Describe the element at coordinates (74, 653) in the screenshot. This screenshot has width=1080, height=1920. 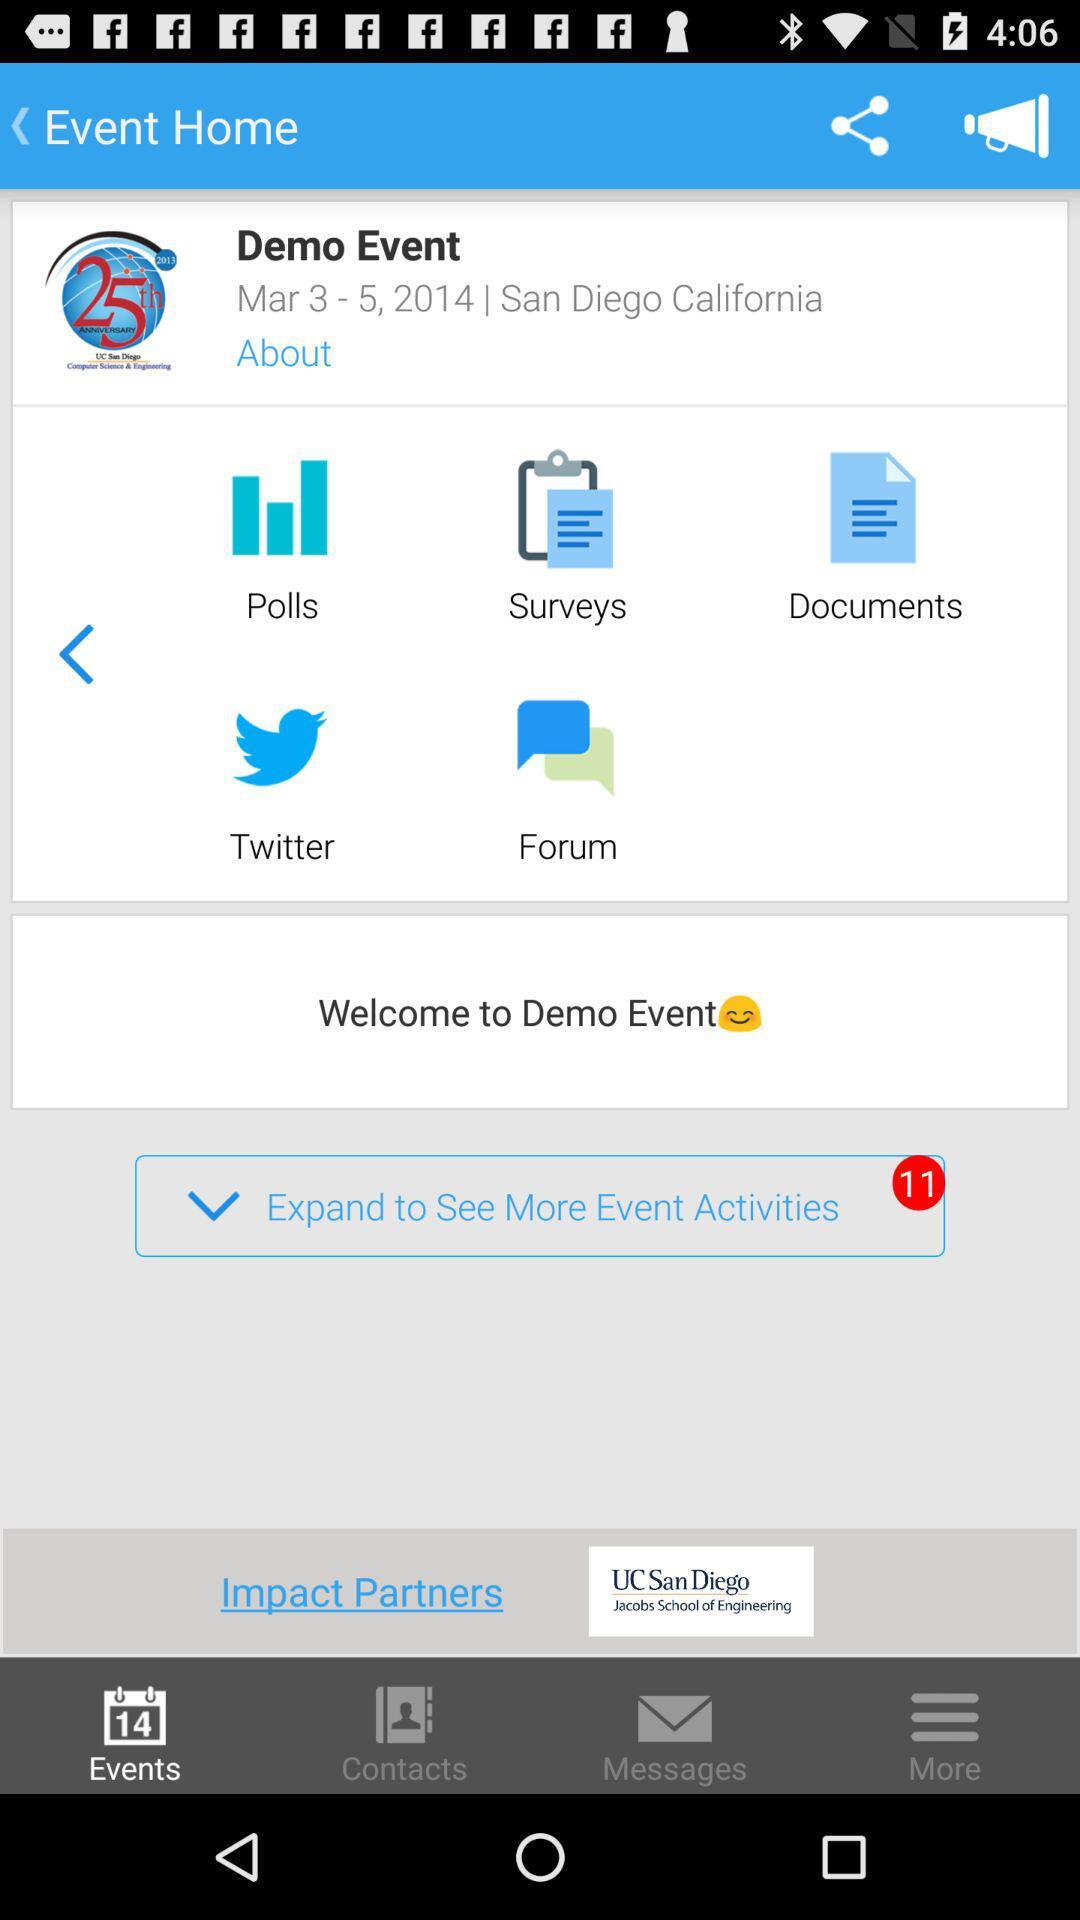
I see `go back` at that location.